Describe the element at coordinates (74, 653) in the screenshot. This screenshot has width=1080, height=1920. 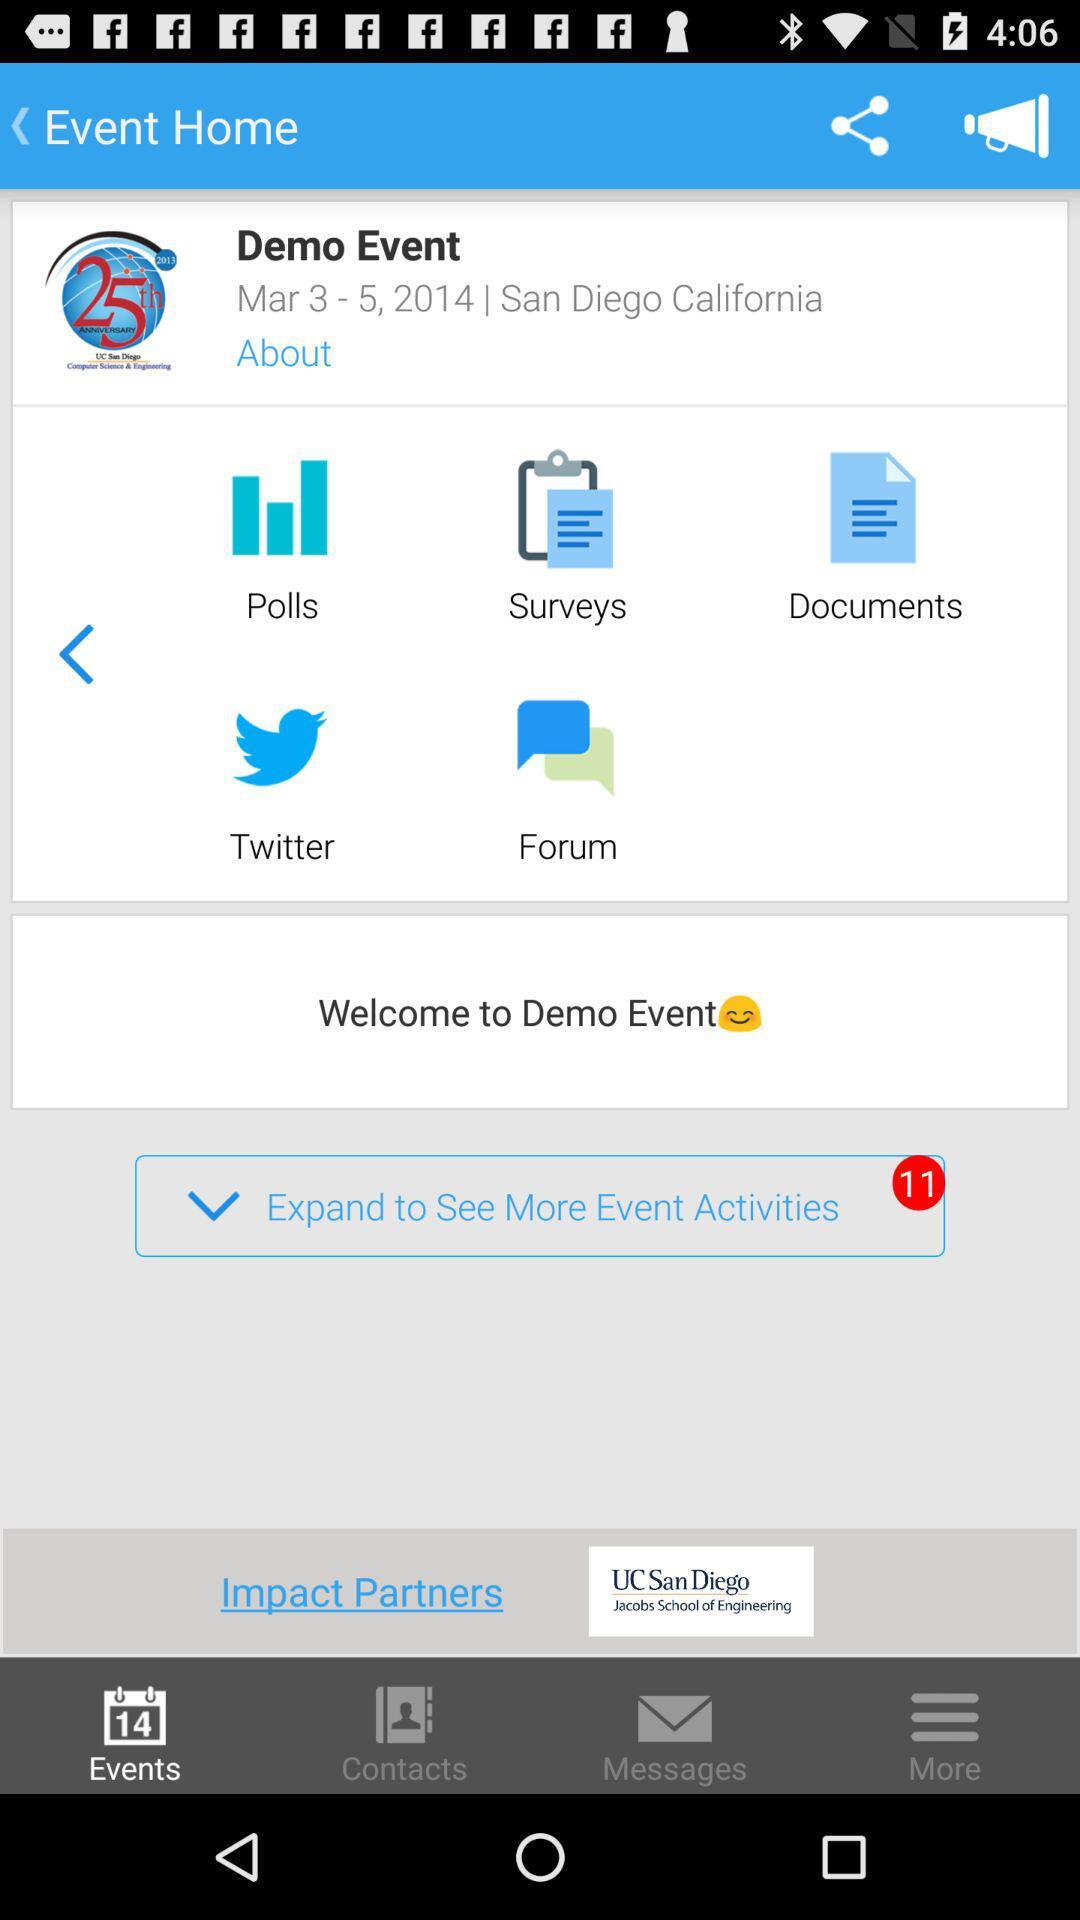
I see `go back` at that location.